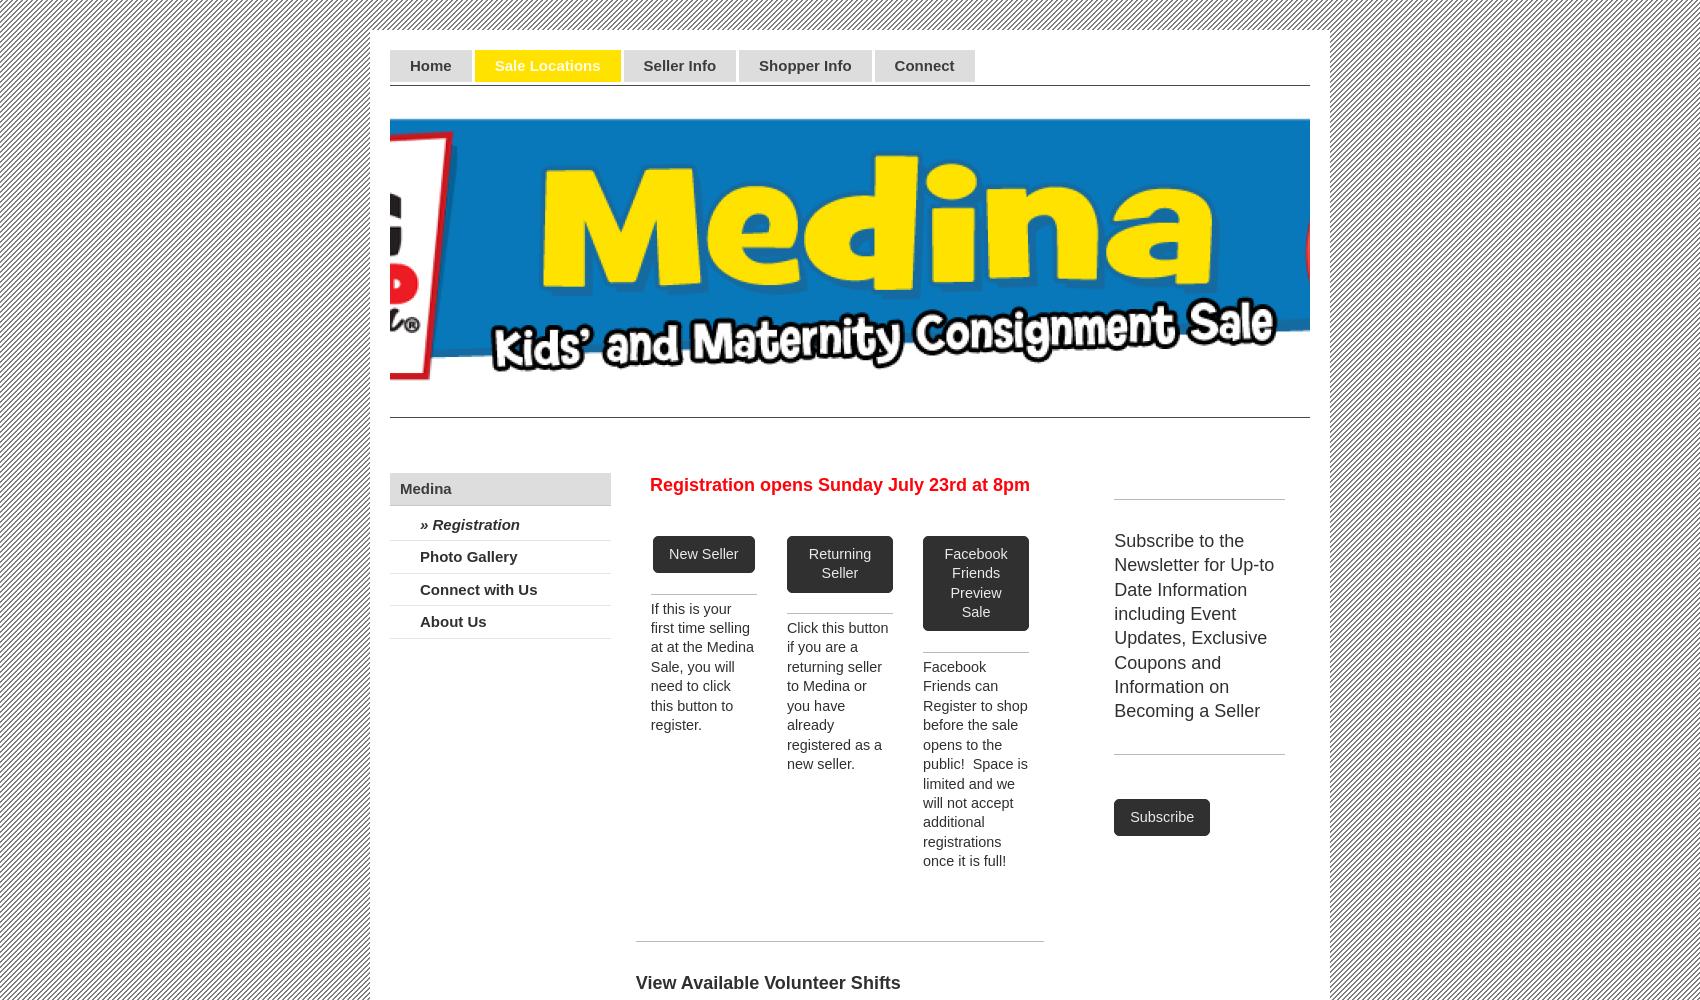 This screenshot has height=1000, width=1700. I want to click on 'If this is your first time selling at at the Medina Sale, you will need to click this button to register.', so click(701, 666).